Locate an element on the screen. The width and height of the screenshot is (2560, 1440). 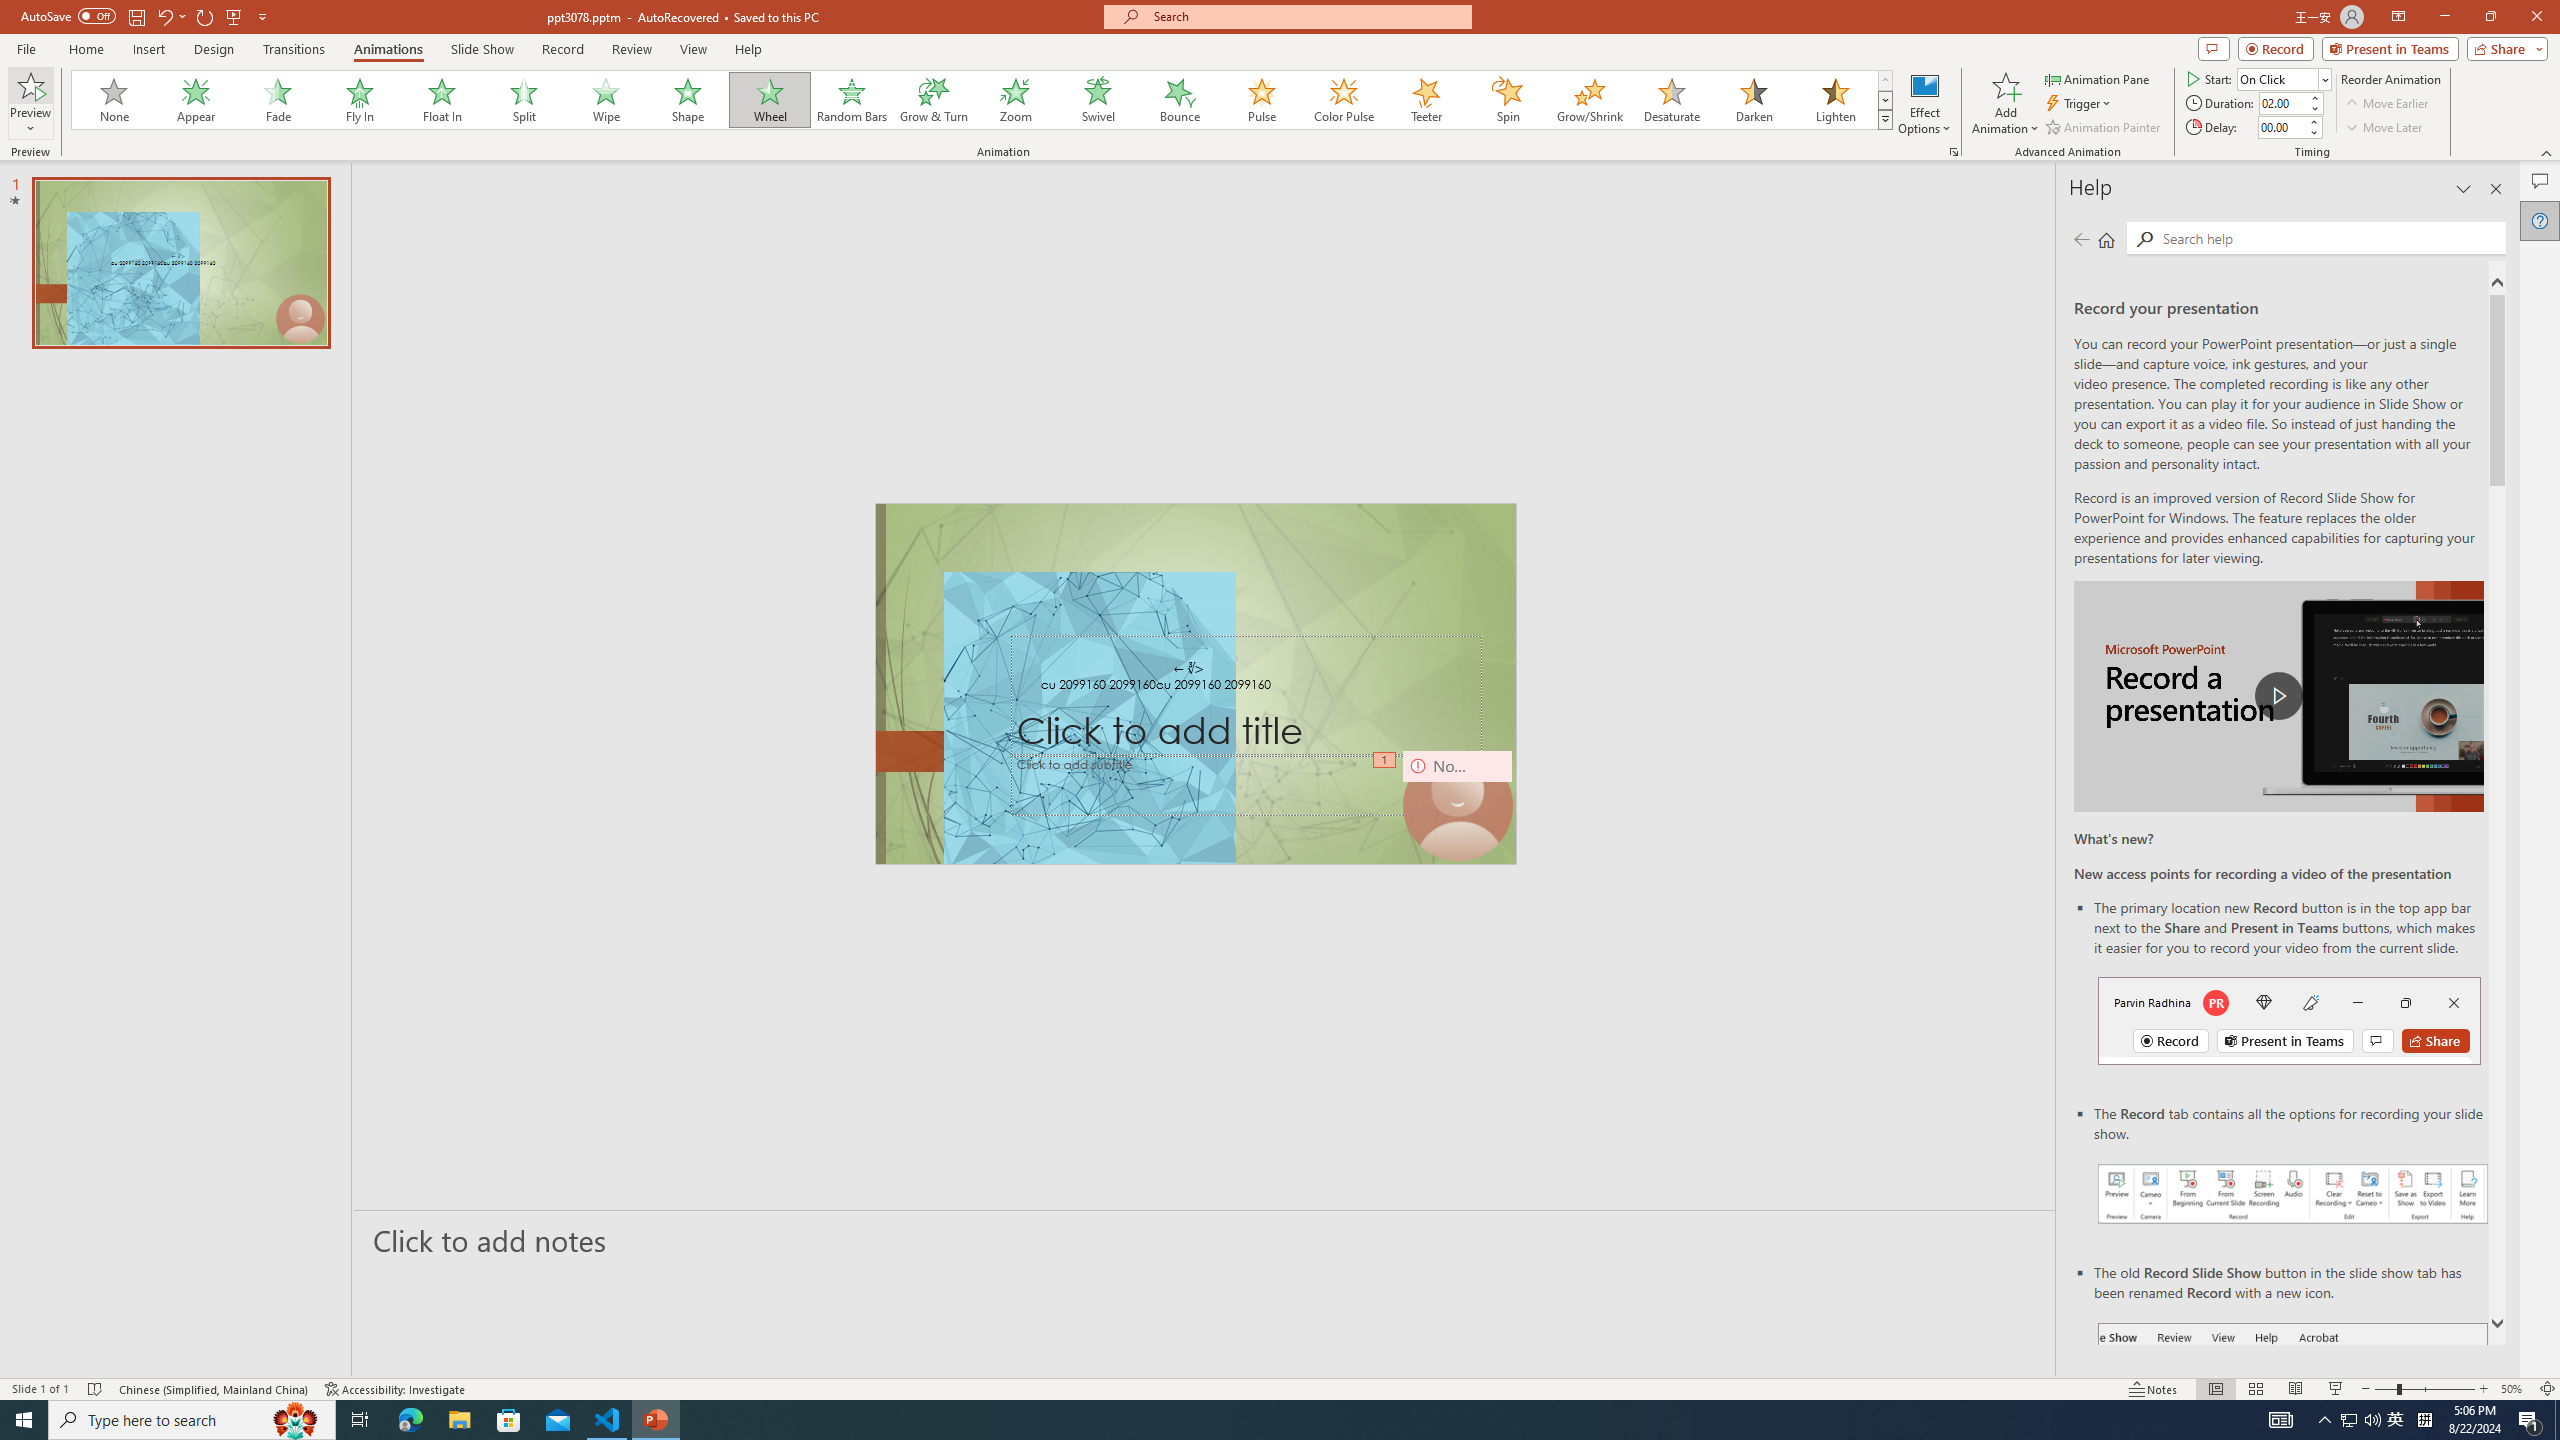
'Desaturate' is located at coordinates (1671, 99).